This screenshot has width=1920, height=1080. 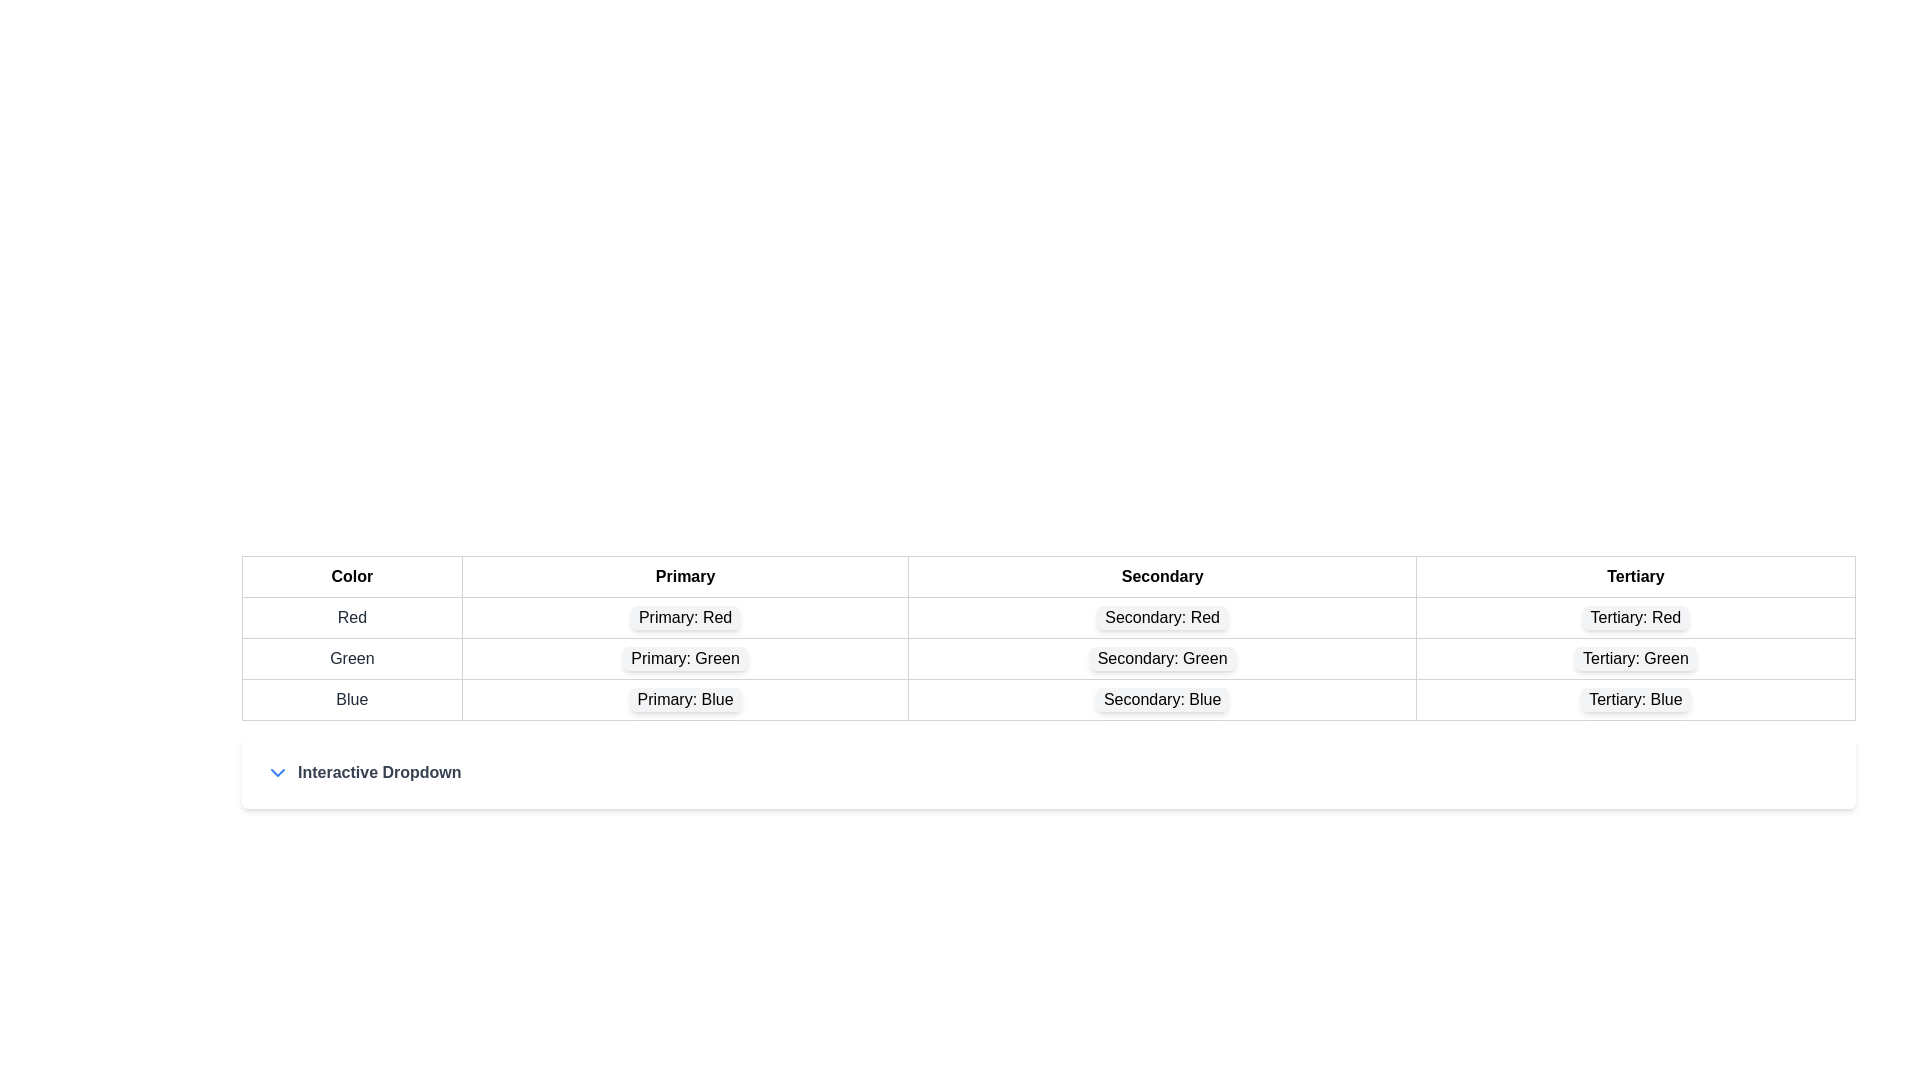 What do you see at coordinates (1162, 698) in the screenshot?
I see `the static text label styled like a button that displays 'Secondary: Blue' with a light gray background and rounded corners` at bounding box center [1162, 698].